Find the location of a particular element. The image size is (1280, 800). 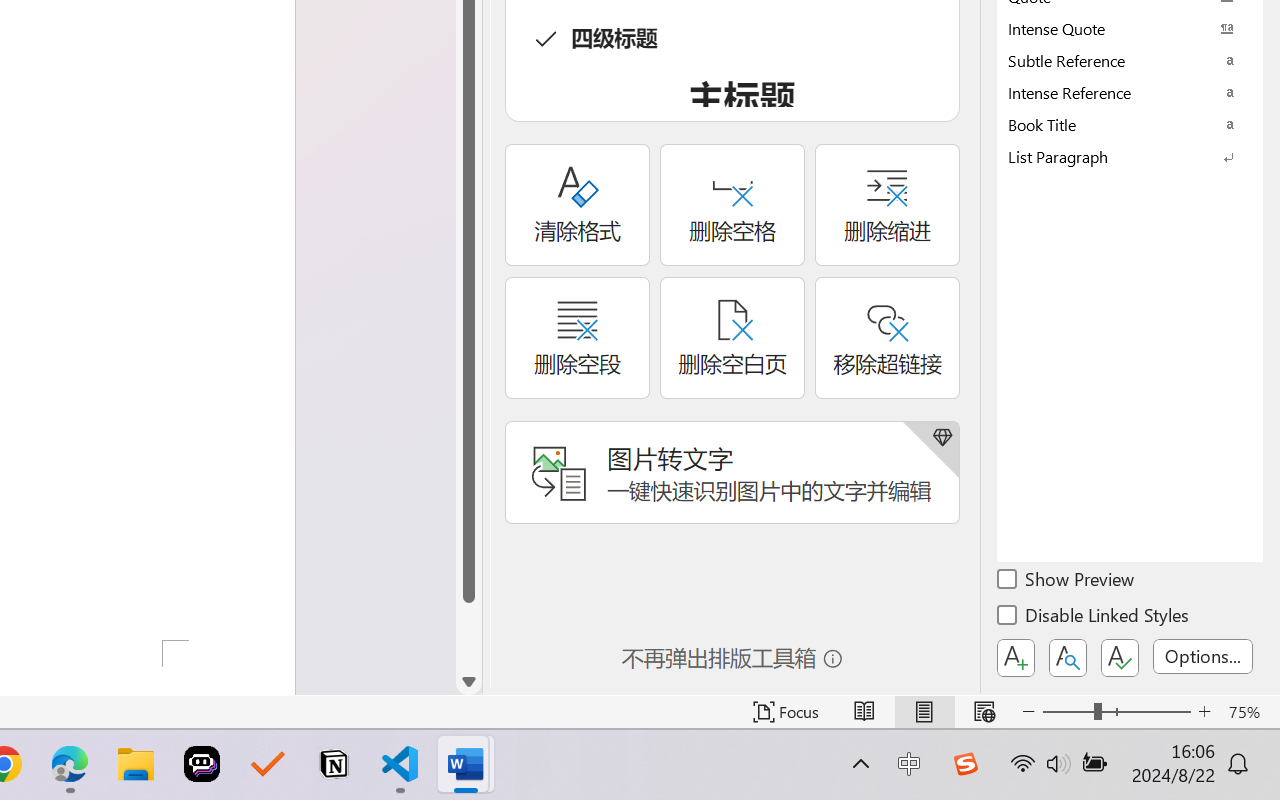

'Web Layout' is located at coordinates (984, 711).